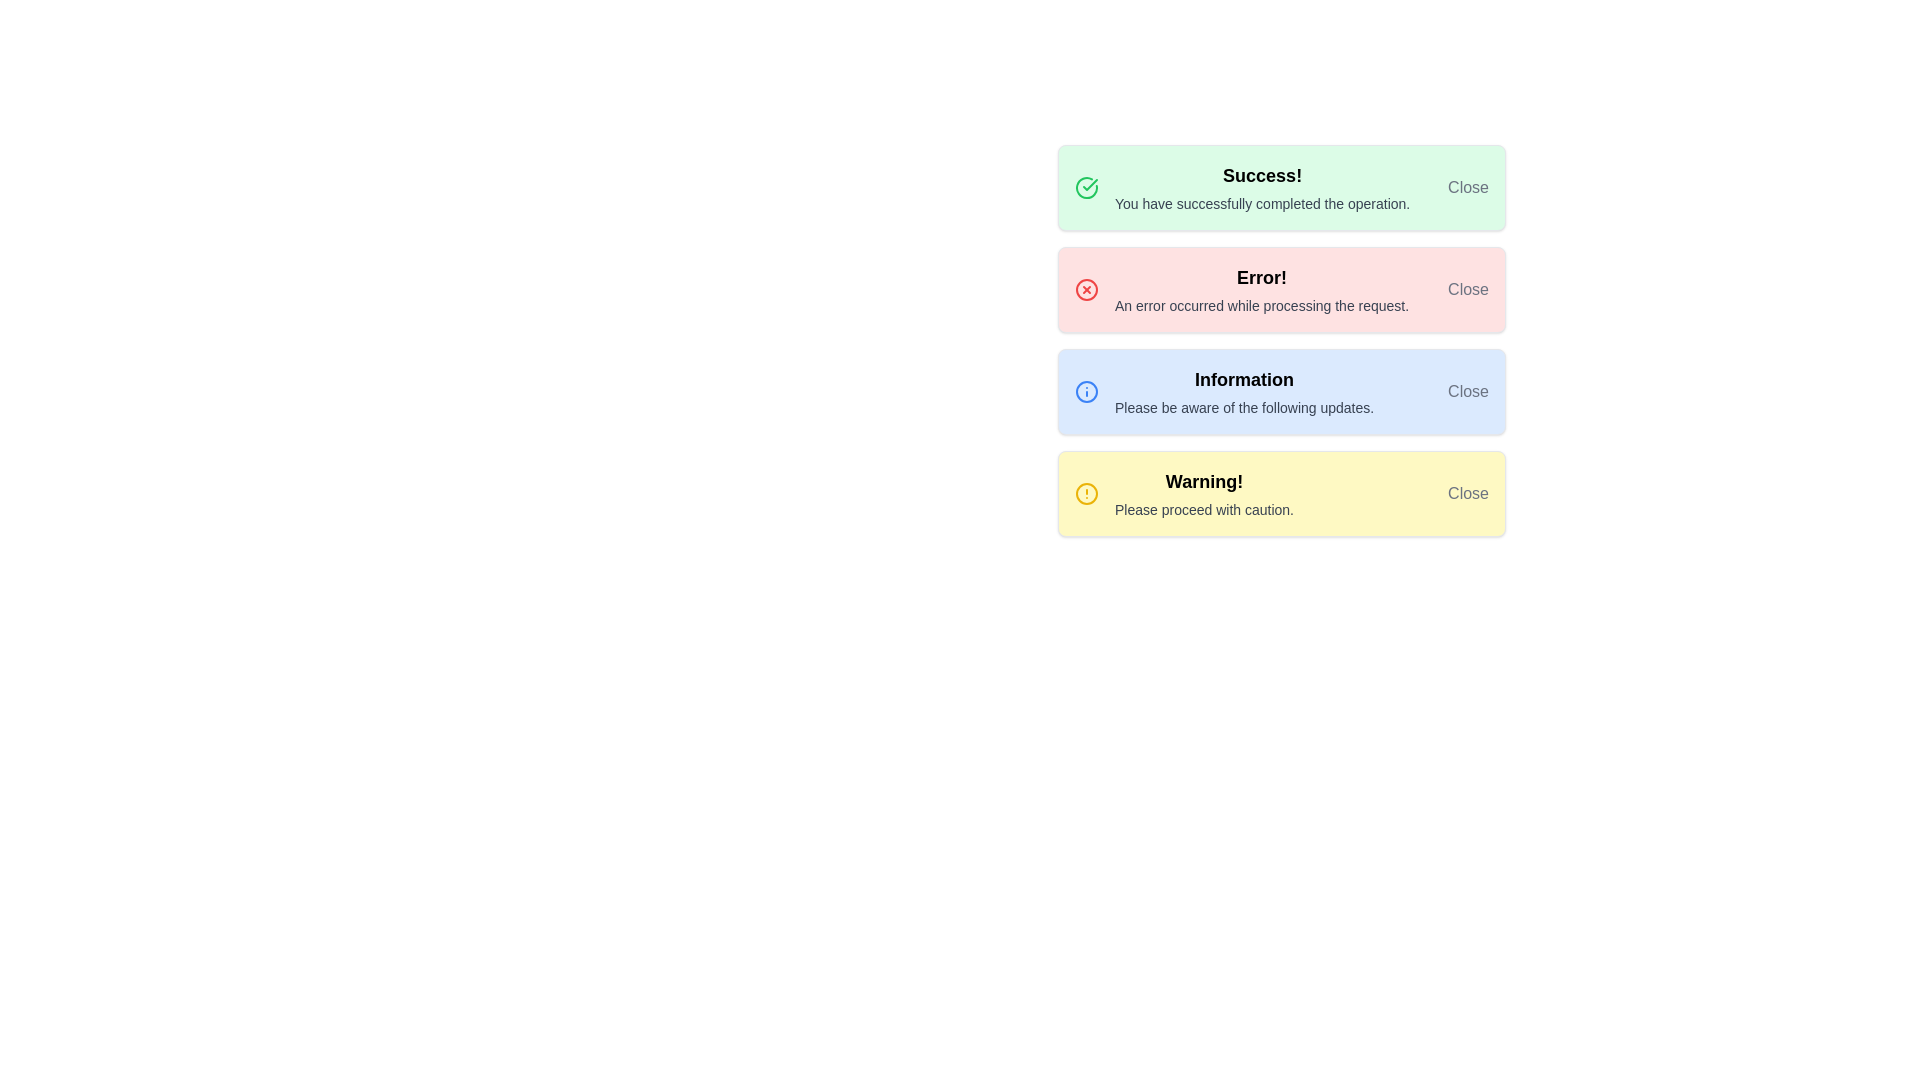  Describe the element at coordinates (1281, 188) in the screenshot. I see `the green notification banner that displays a checkmark icon and the title 'Success!' with the message 'You have successfully completed the operation.'` at that location.